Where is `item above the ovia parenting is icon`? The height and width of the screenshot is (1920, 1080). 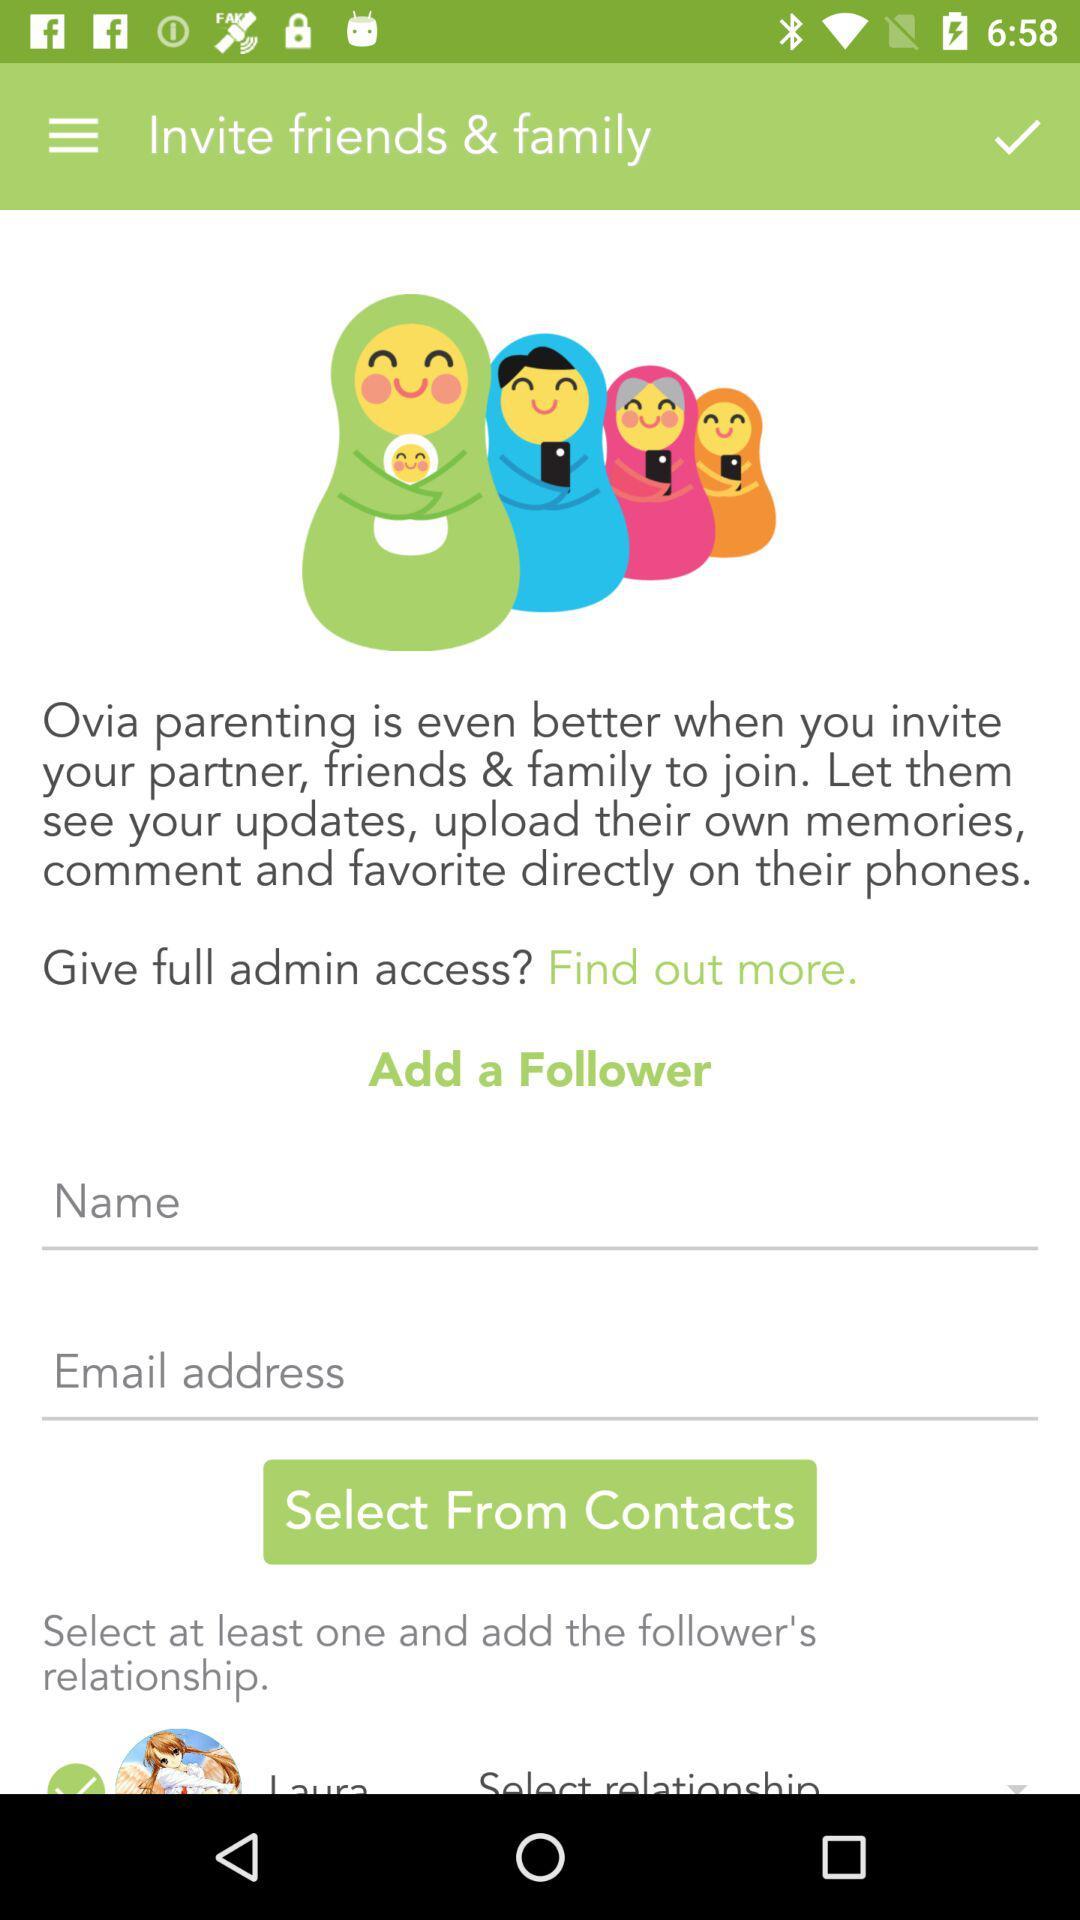
item above the ovia parenting is icon is located at coordinates (72, 135).